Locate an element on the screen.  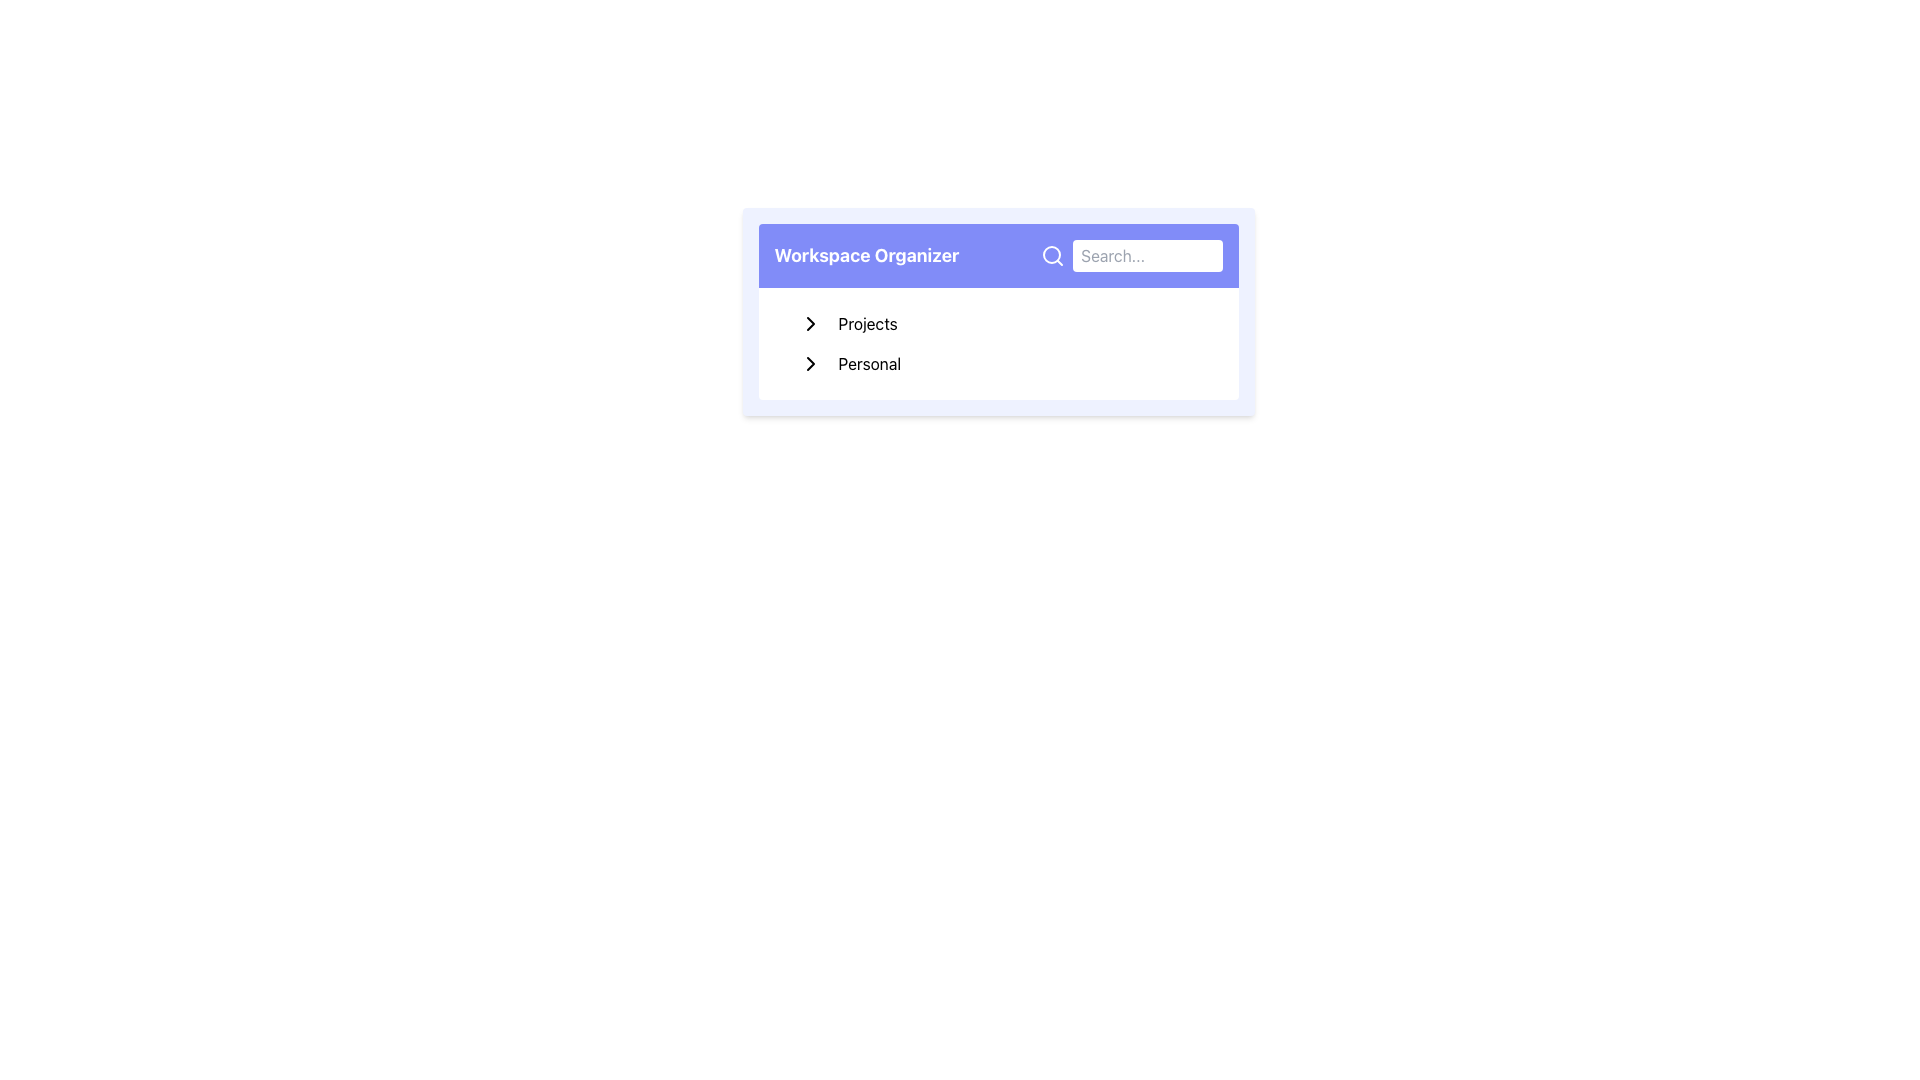
the circular graphical feature within the magnifying glass icon, which represents the lens part of the search feature located in the upper-right corner of the interface is located at coordinates (1051, 253).